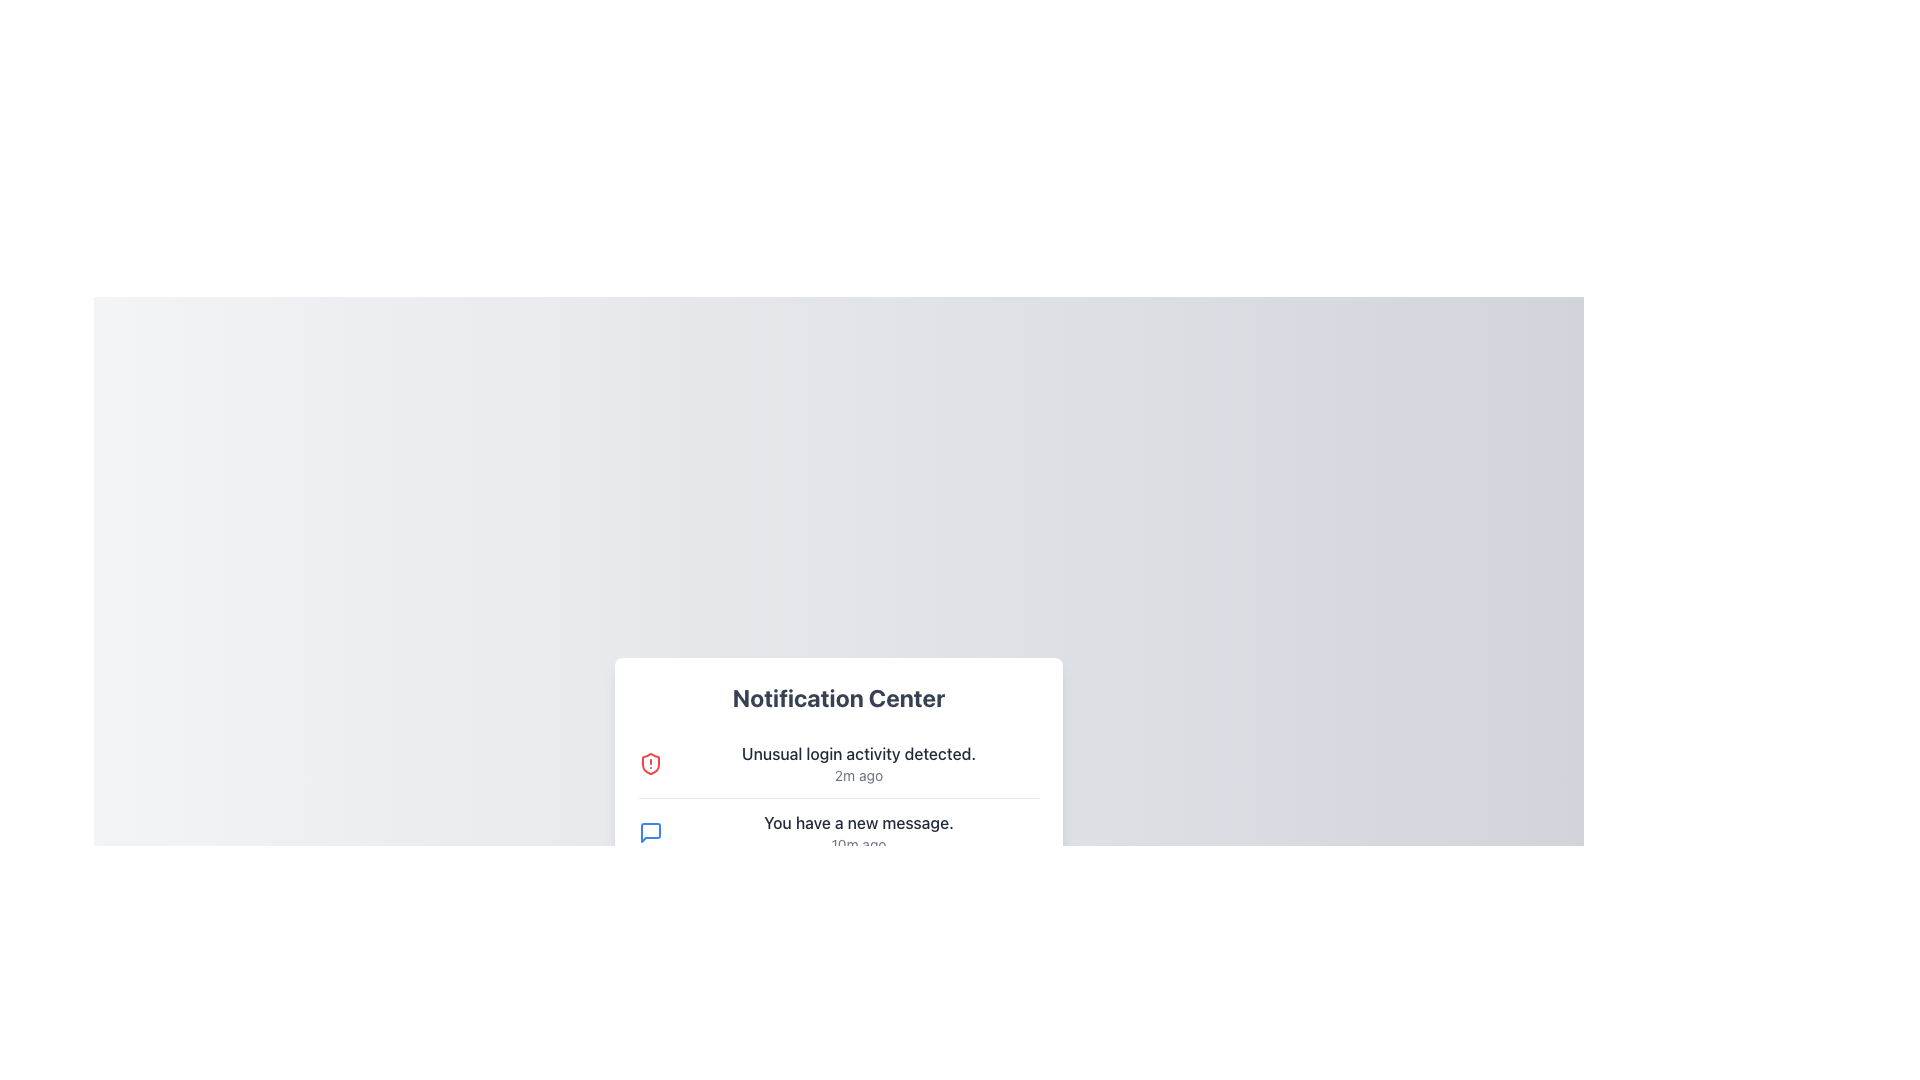 The height and width of the screenshot is (1080, 1920). What do you see at coordinates (651, 763) in the screenshot?
I see `the warning icon that indicates 'Unusual login activity detected' in the Notification Center, positioned to the left of the message text` at bounding box center [651, 763].